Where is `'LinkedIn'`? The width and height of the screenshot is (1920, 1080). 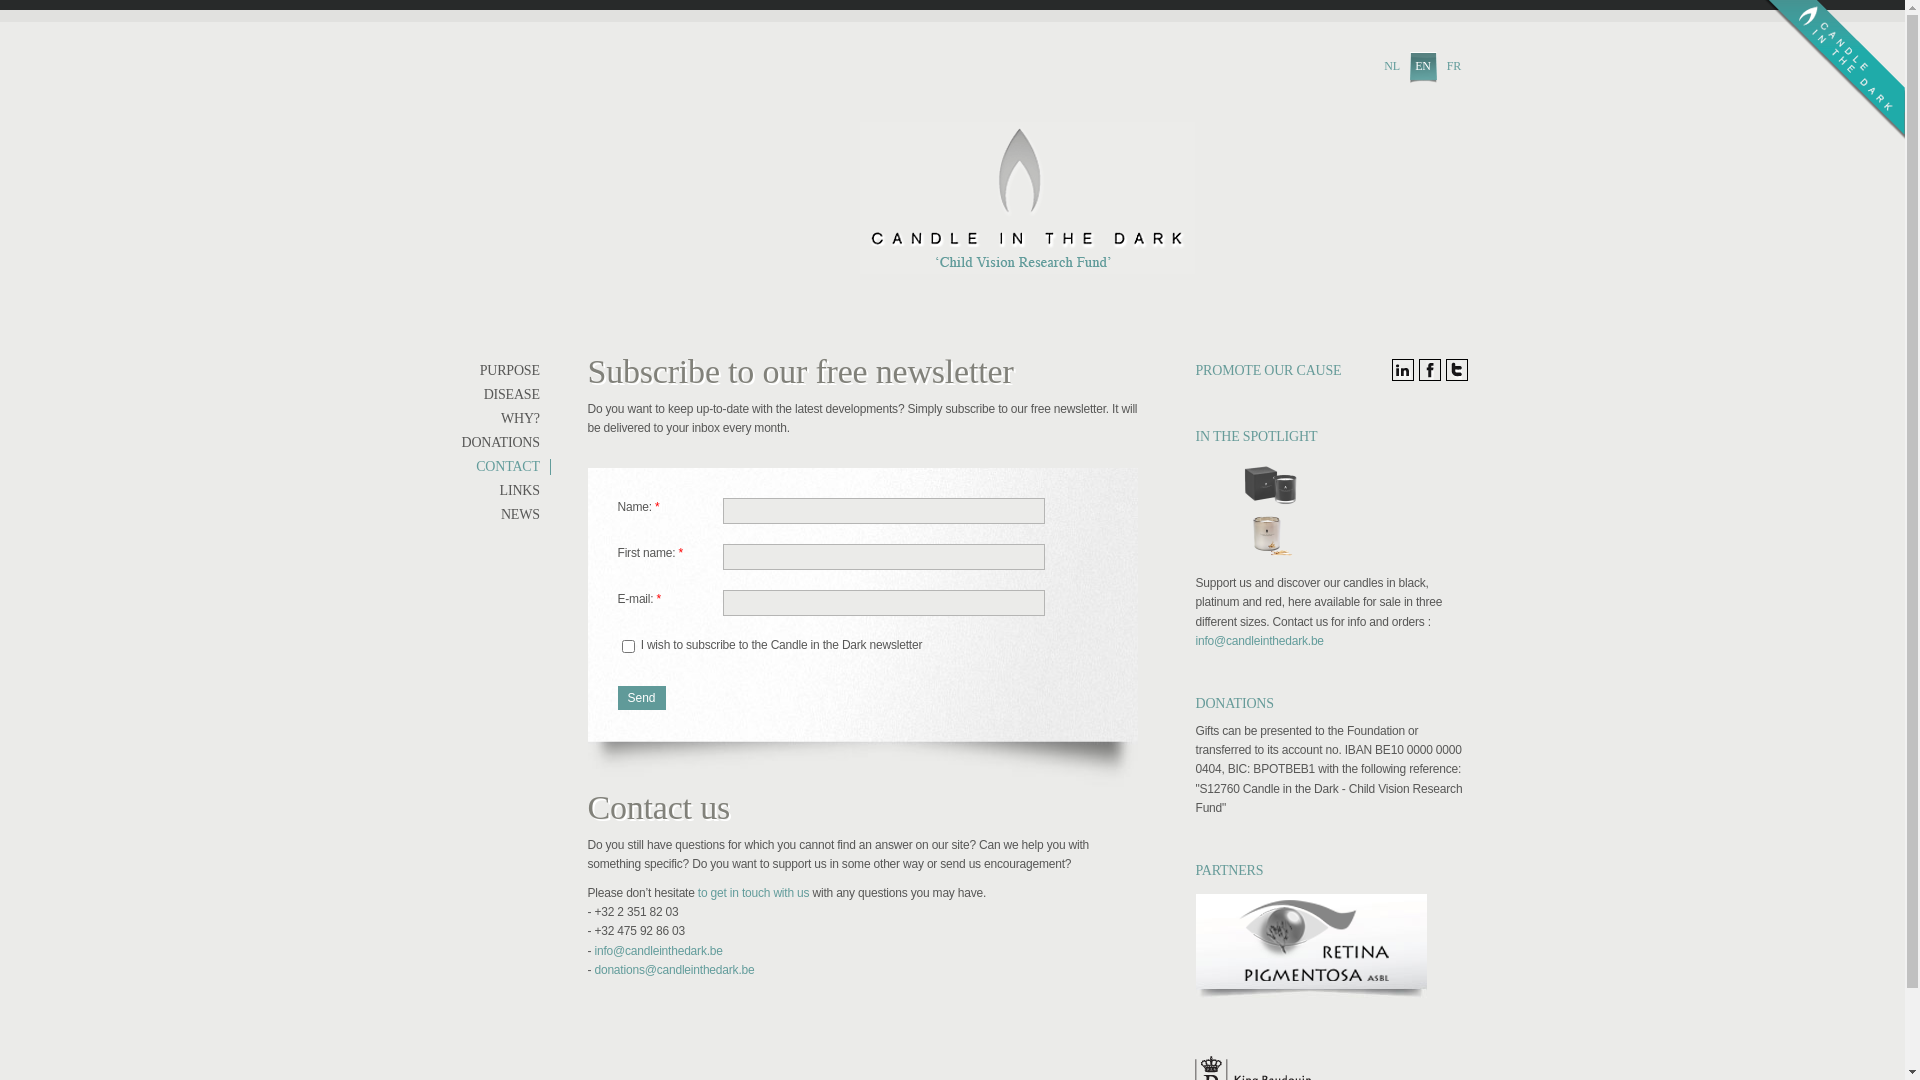
'LinkedIn' is located at coordinates (1401, 370).